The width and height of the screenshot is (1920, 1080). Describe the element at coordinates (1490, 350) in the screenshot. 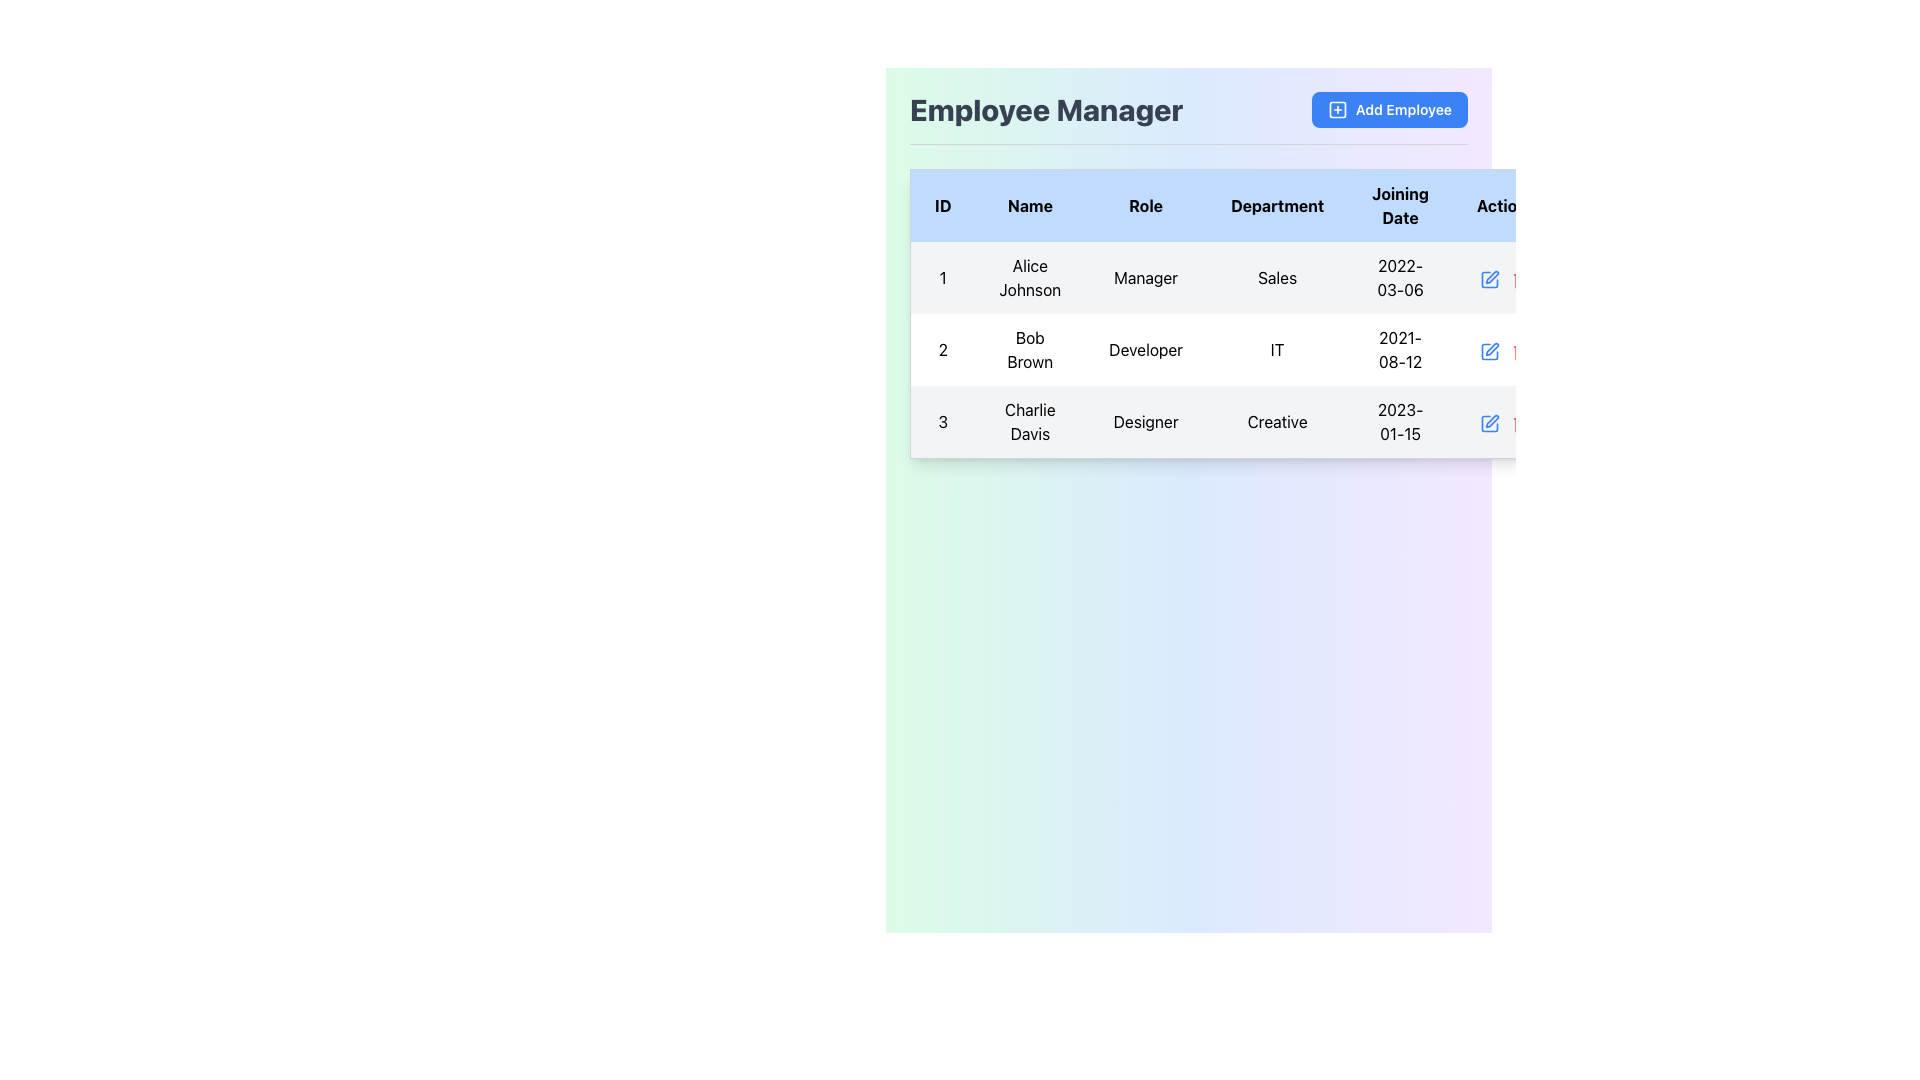

I see `the edit icon in the 'Action' column of the second row to initiate edit mode for the employee record of 'Bob Brown'` at that location.